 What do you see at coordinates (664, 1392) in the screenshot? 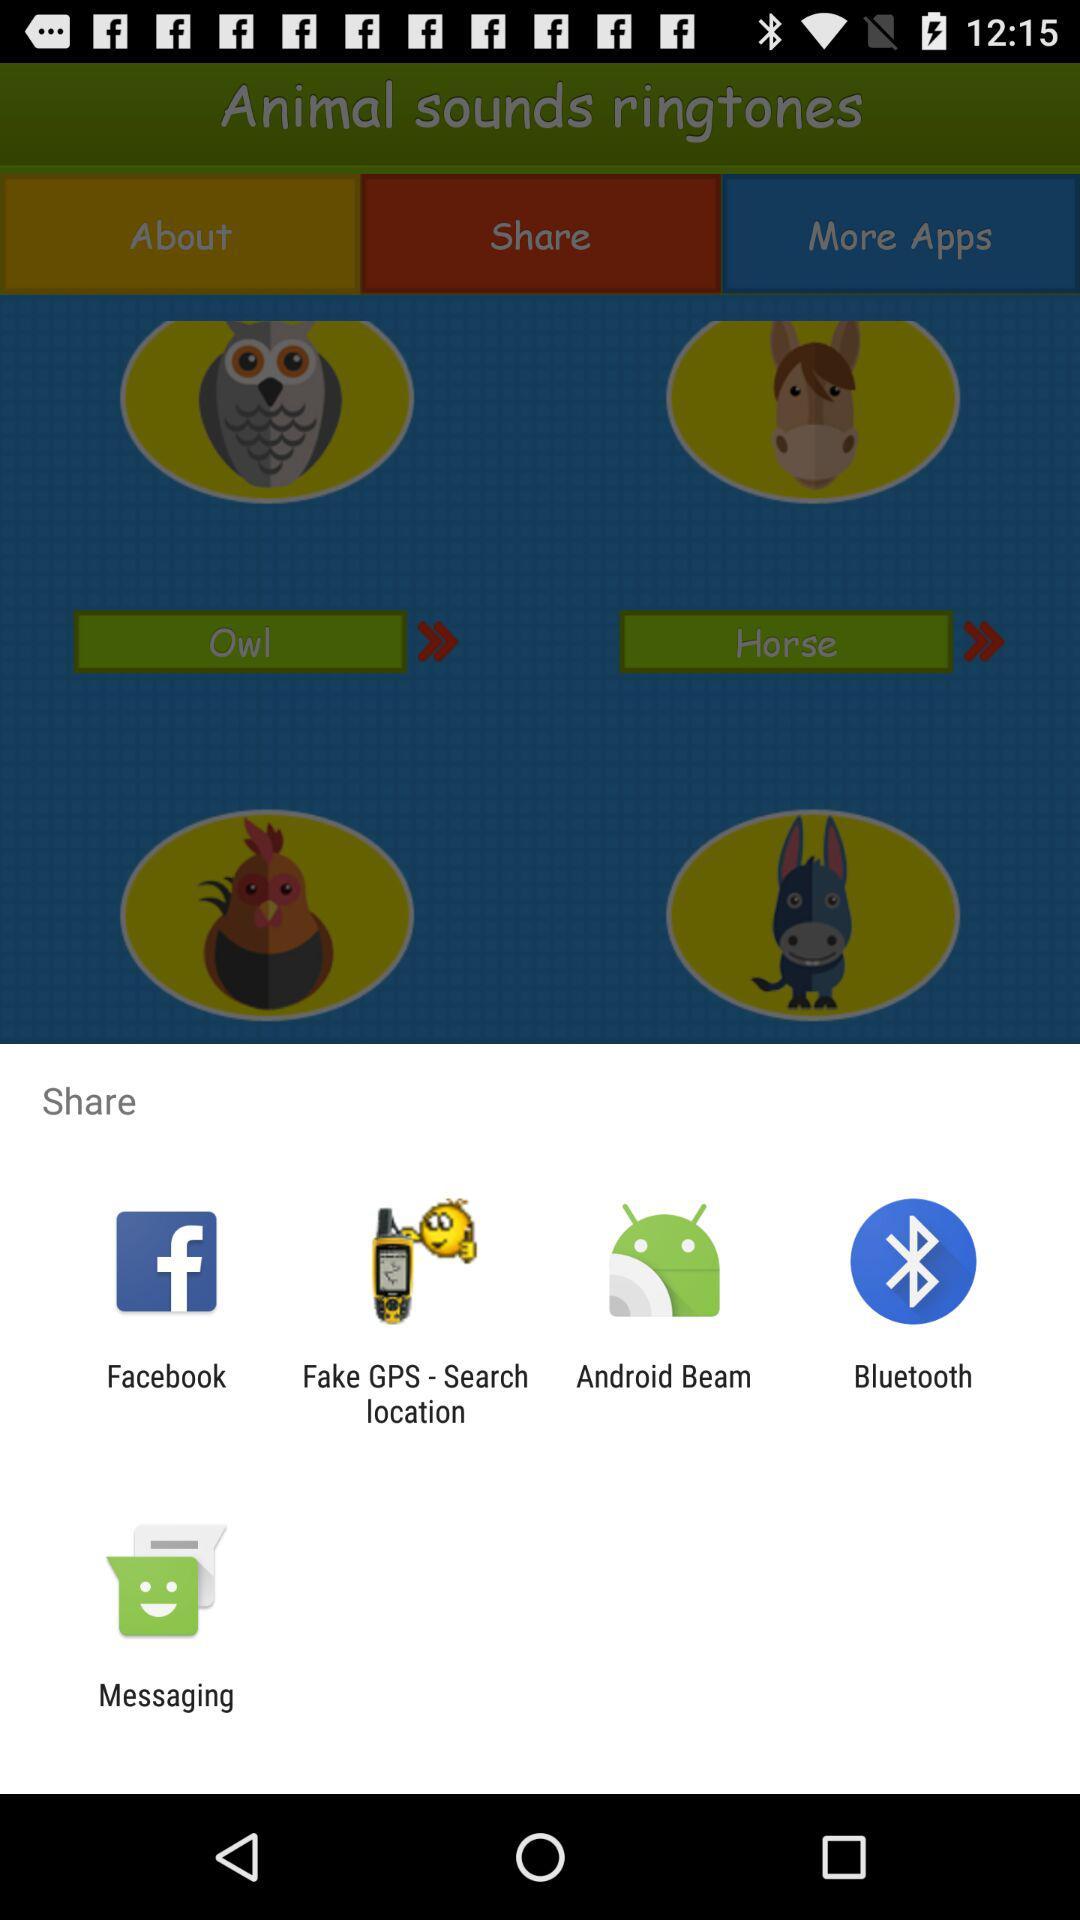
I see `the app to the left of the bluetooth icon` at bounding box center [664, 1392].